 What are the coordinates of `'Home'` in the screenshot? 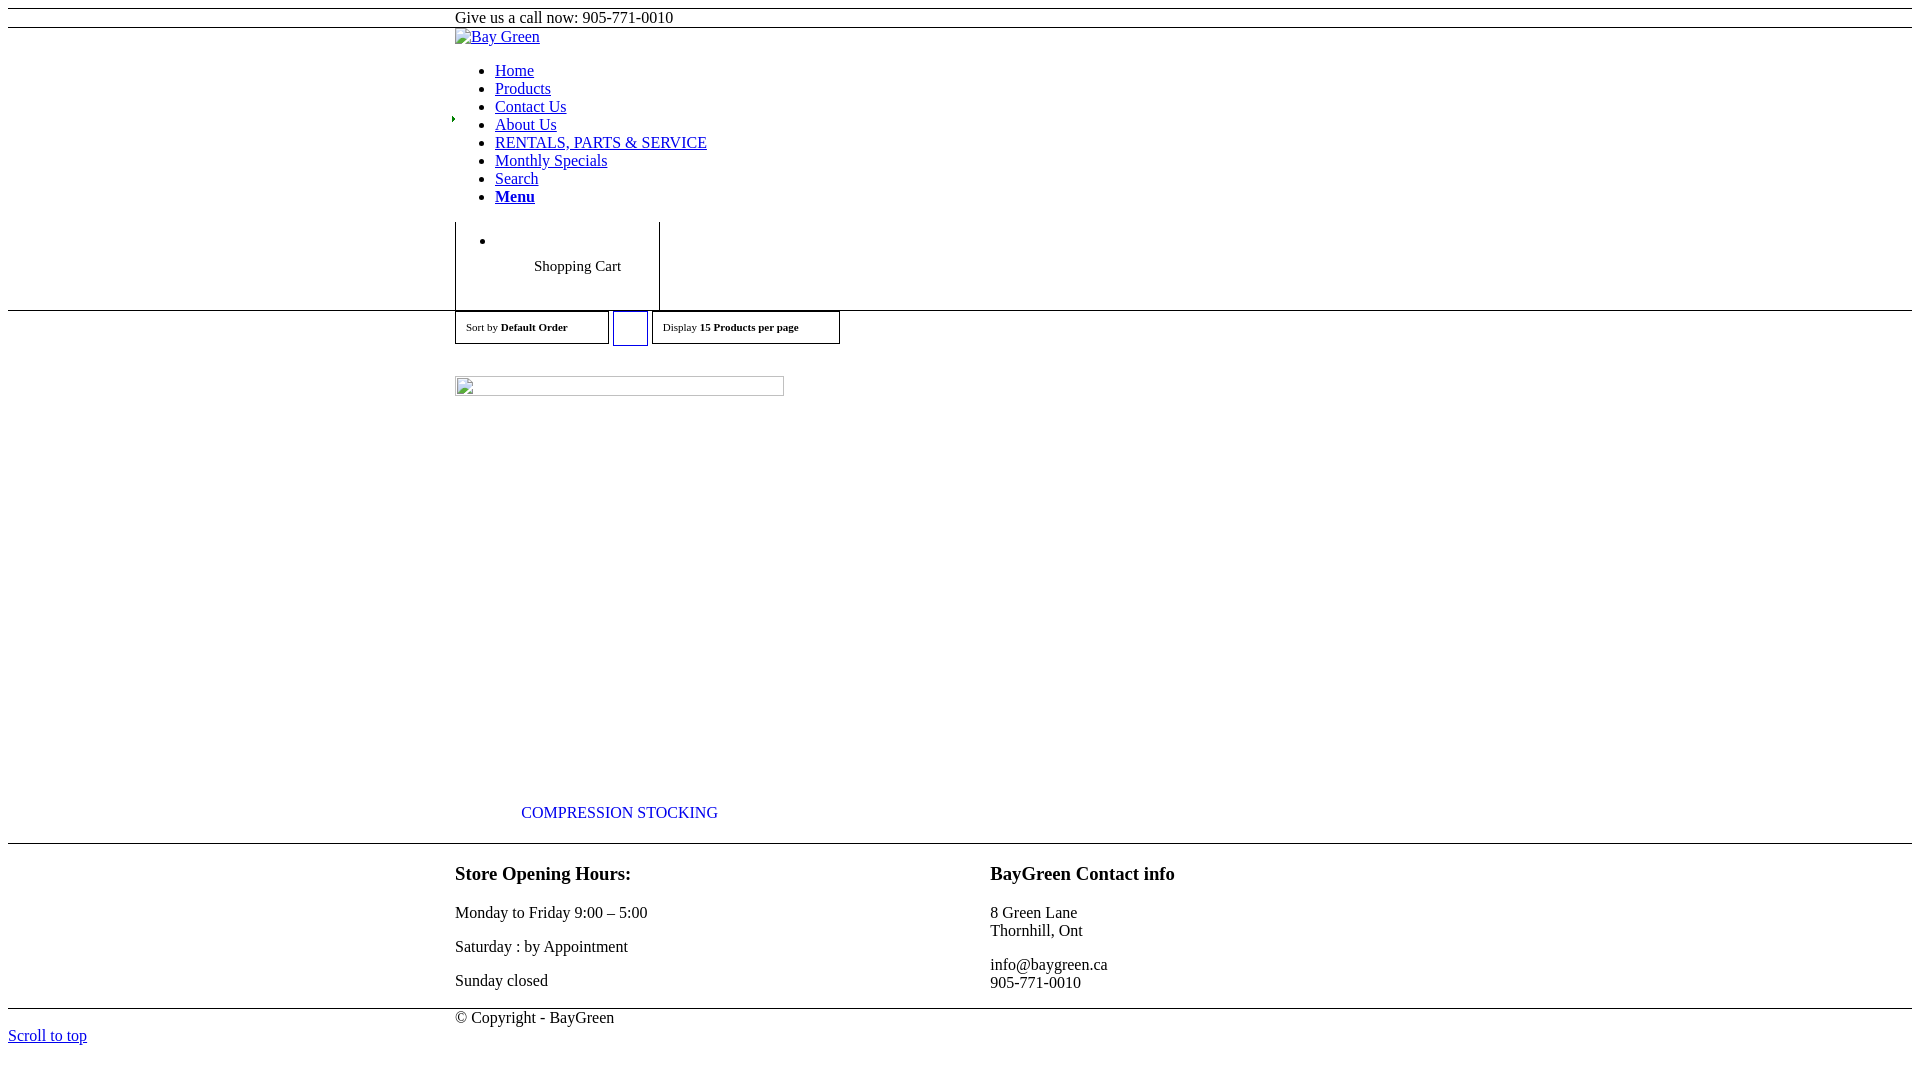 It's located at (514, 69).